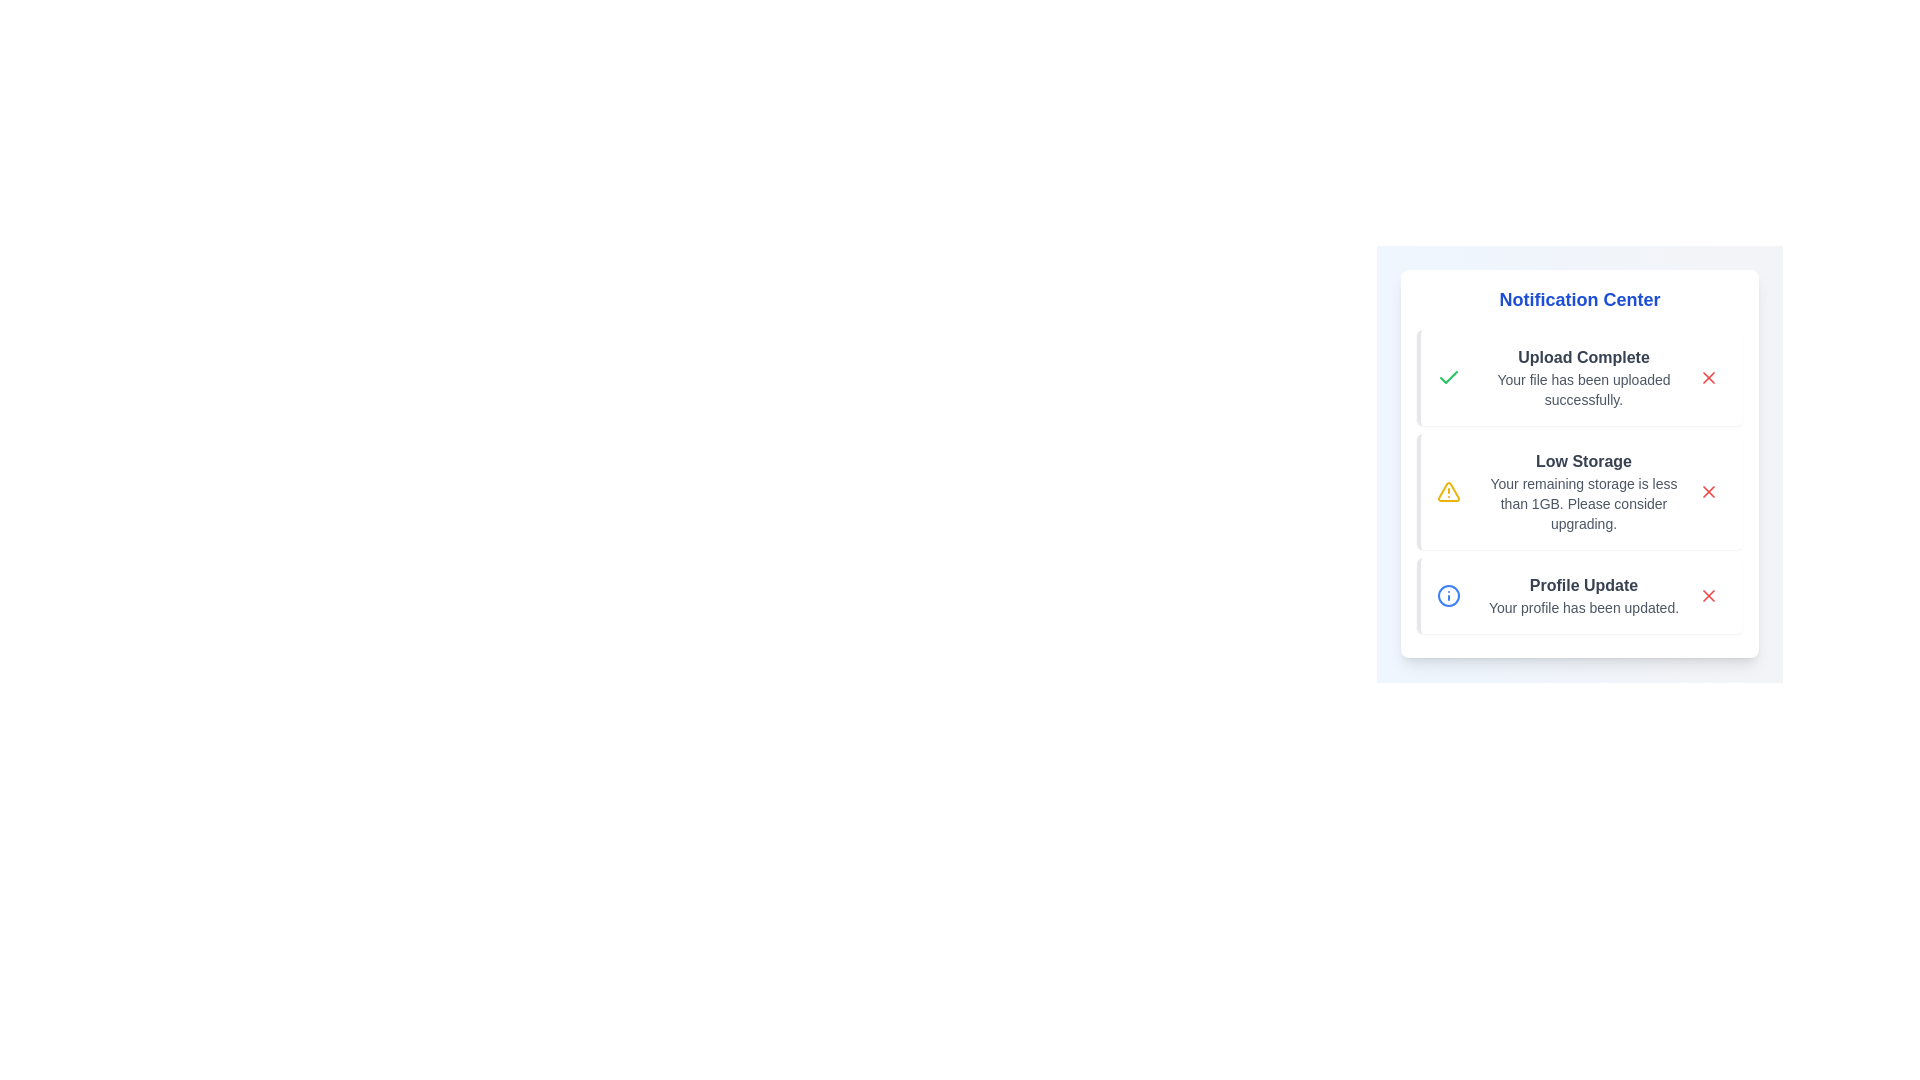  What do you see at coordinates (1578, 378) in the screenshot?
I see `text of the Notification Card at the top of the Notification Center, which confirms that the file has been uploaded successfully` at bounding box center [1578, 378].